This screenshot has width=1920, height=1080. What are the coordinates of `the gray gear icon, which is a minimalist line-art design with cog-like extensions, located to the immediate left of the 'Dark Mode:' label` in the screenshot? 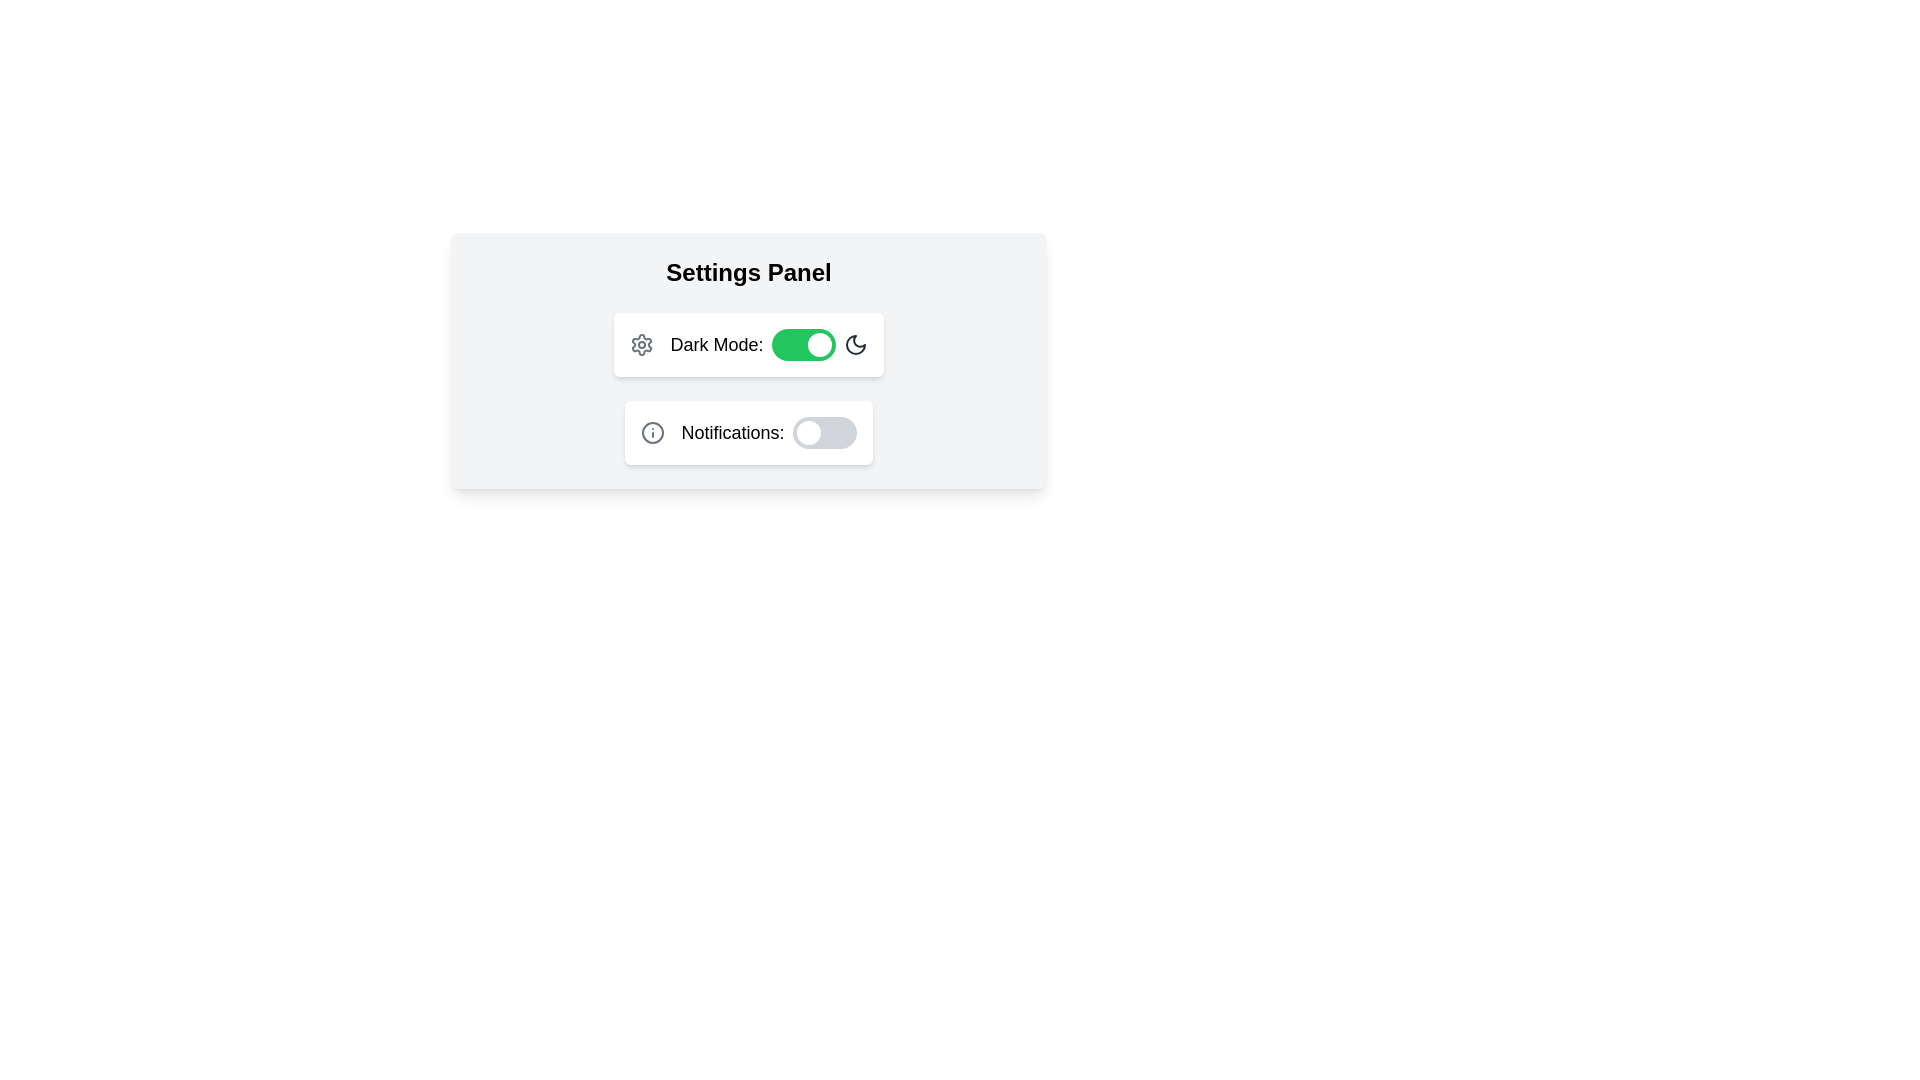 It's located at (642, 343).